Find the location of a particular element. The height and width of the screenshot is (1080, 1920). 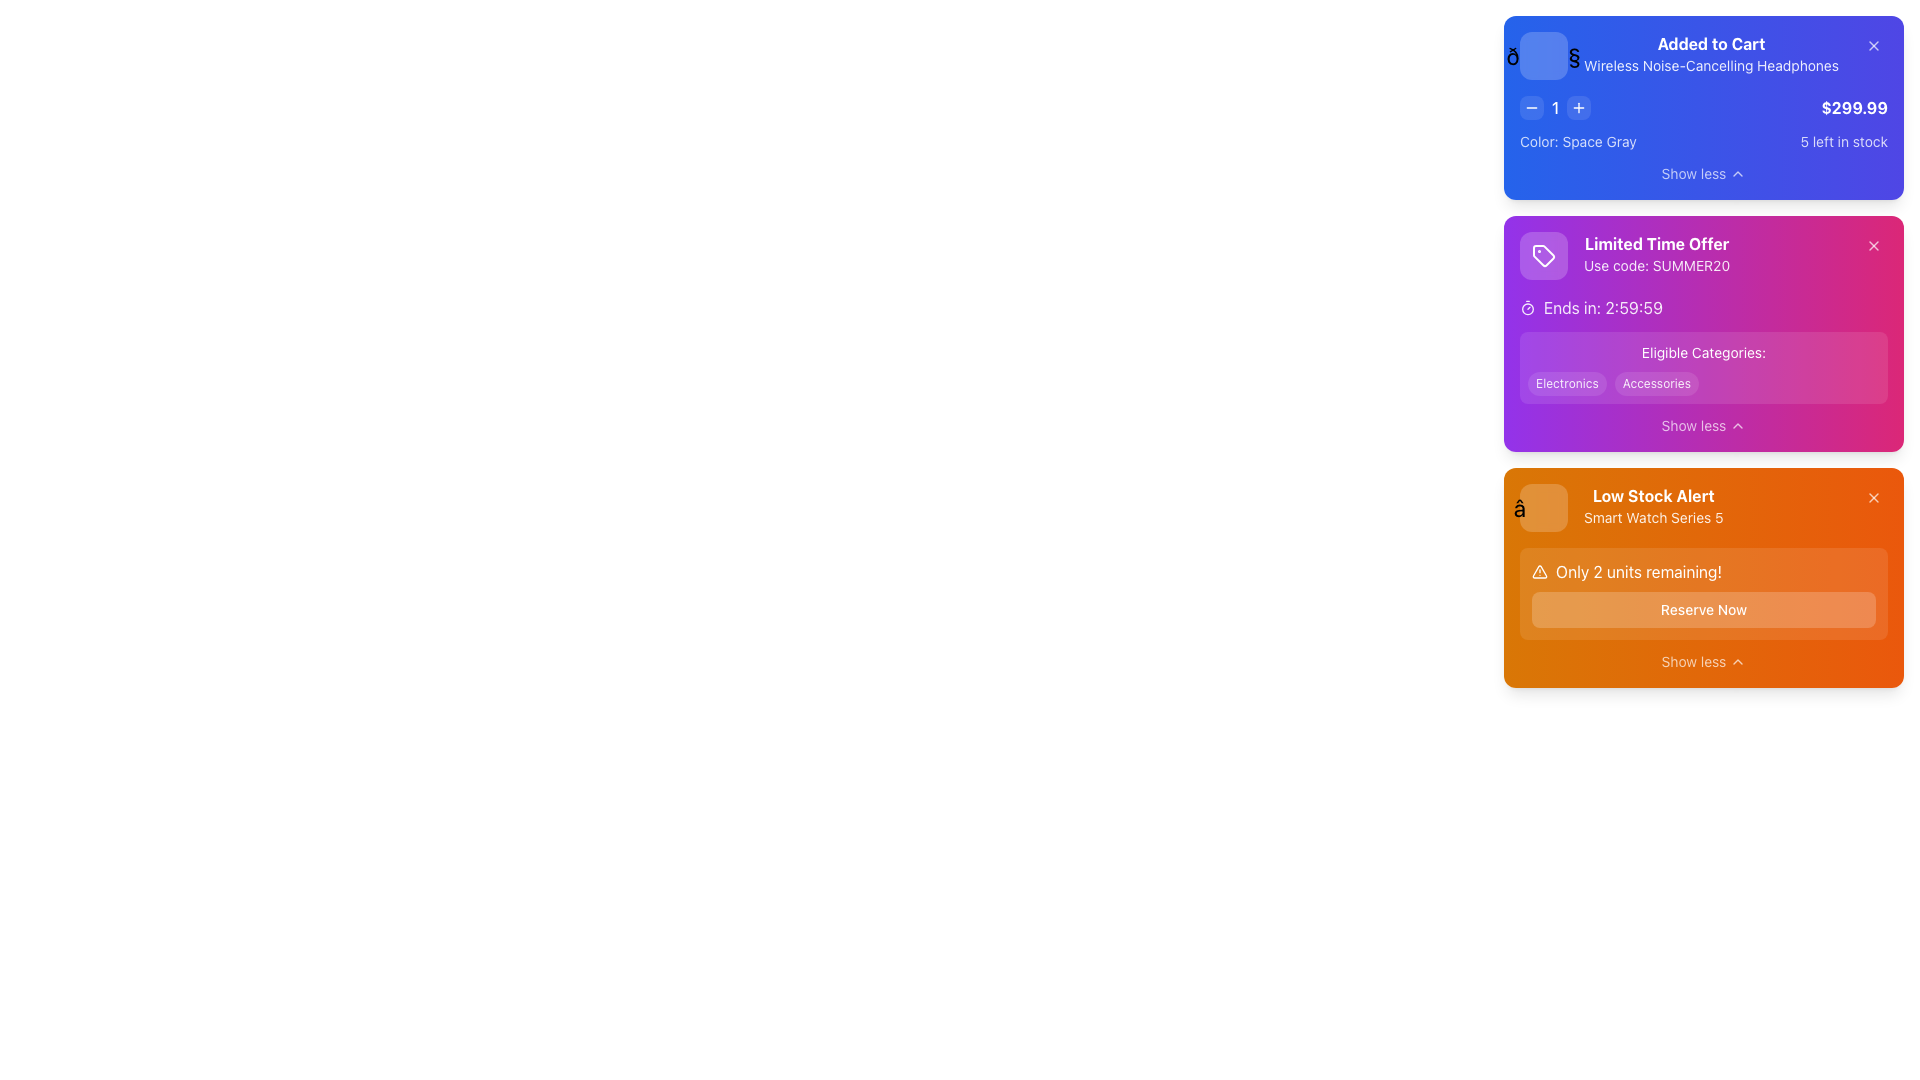

the toggle button located at the bottom of the blue card to change its text color is located at coordinates (1703, 172).